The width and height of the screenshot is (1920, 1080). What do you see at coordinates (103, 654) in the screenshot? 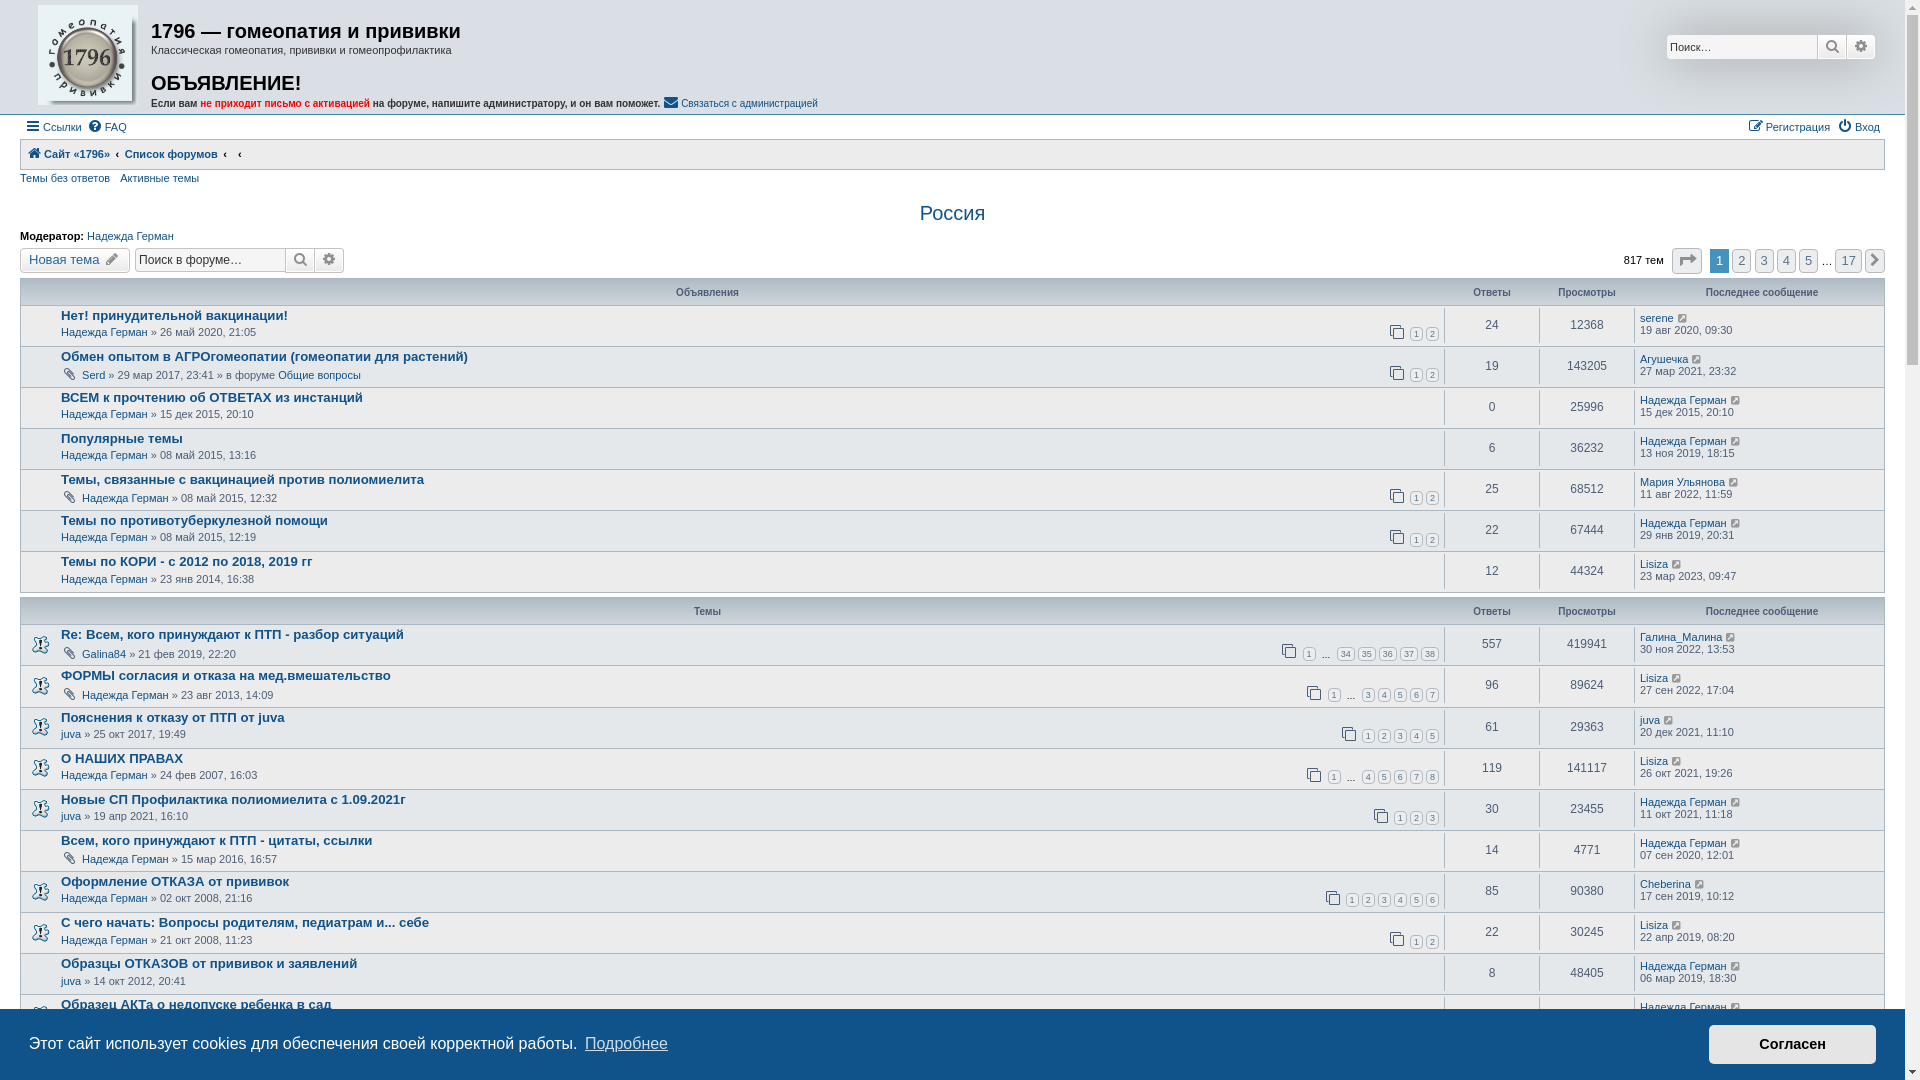
I see `'Galina84'` at bounding box center [103, 654].